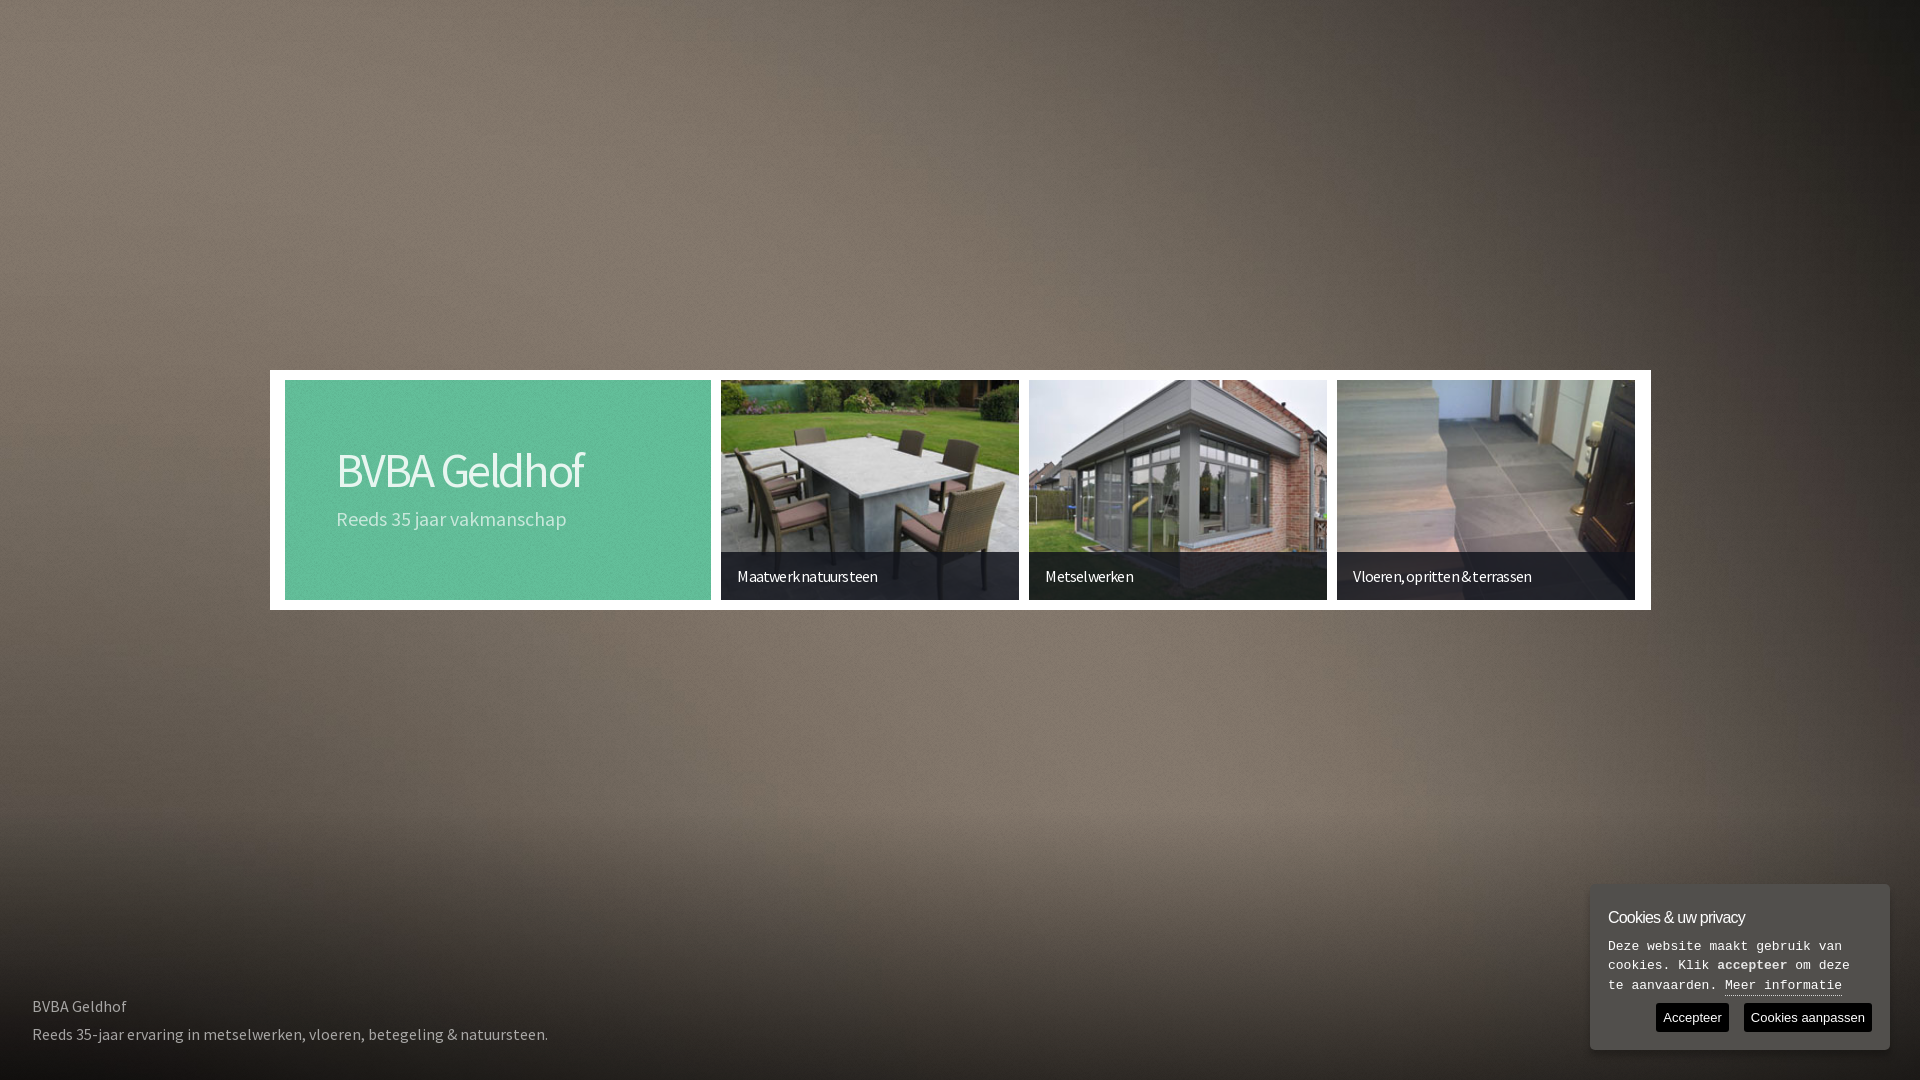 This screenshot has width=1920, height=1080. Describe the element at coordinates (1808, 1017) in the screenshot. I see `'Cookies aanpassen'` at that location.